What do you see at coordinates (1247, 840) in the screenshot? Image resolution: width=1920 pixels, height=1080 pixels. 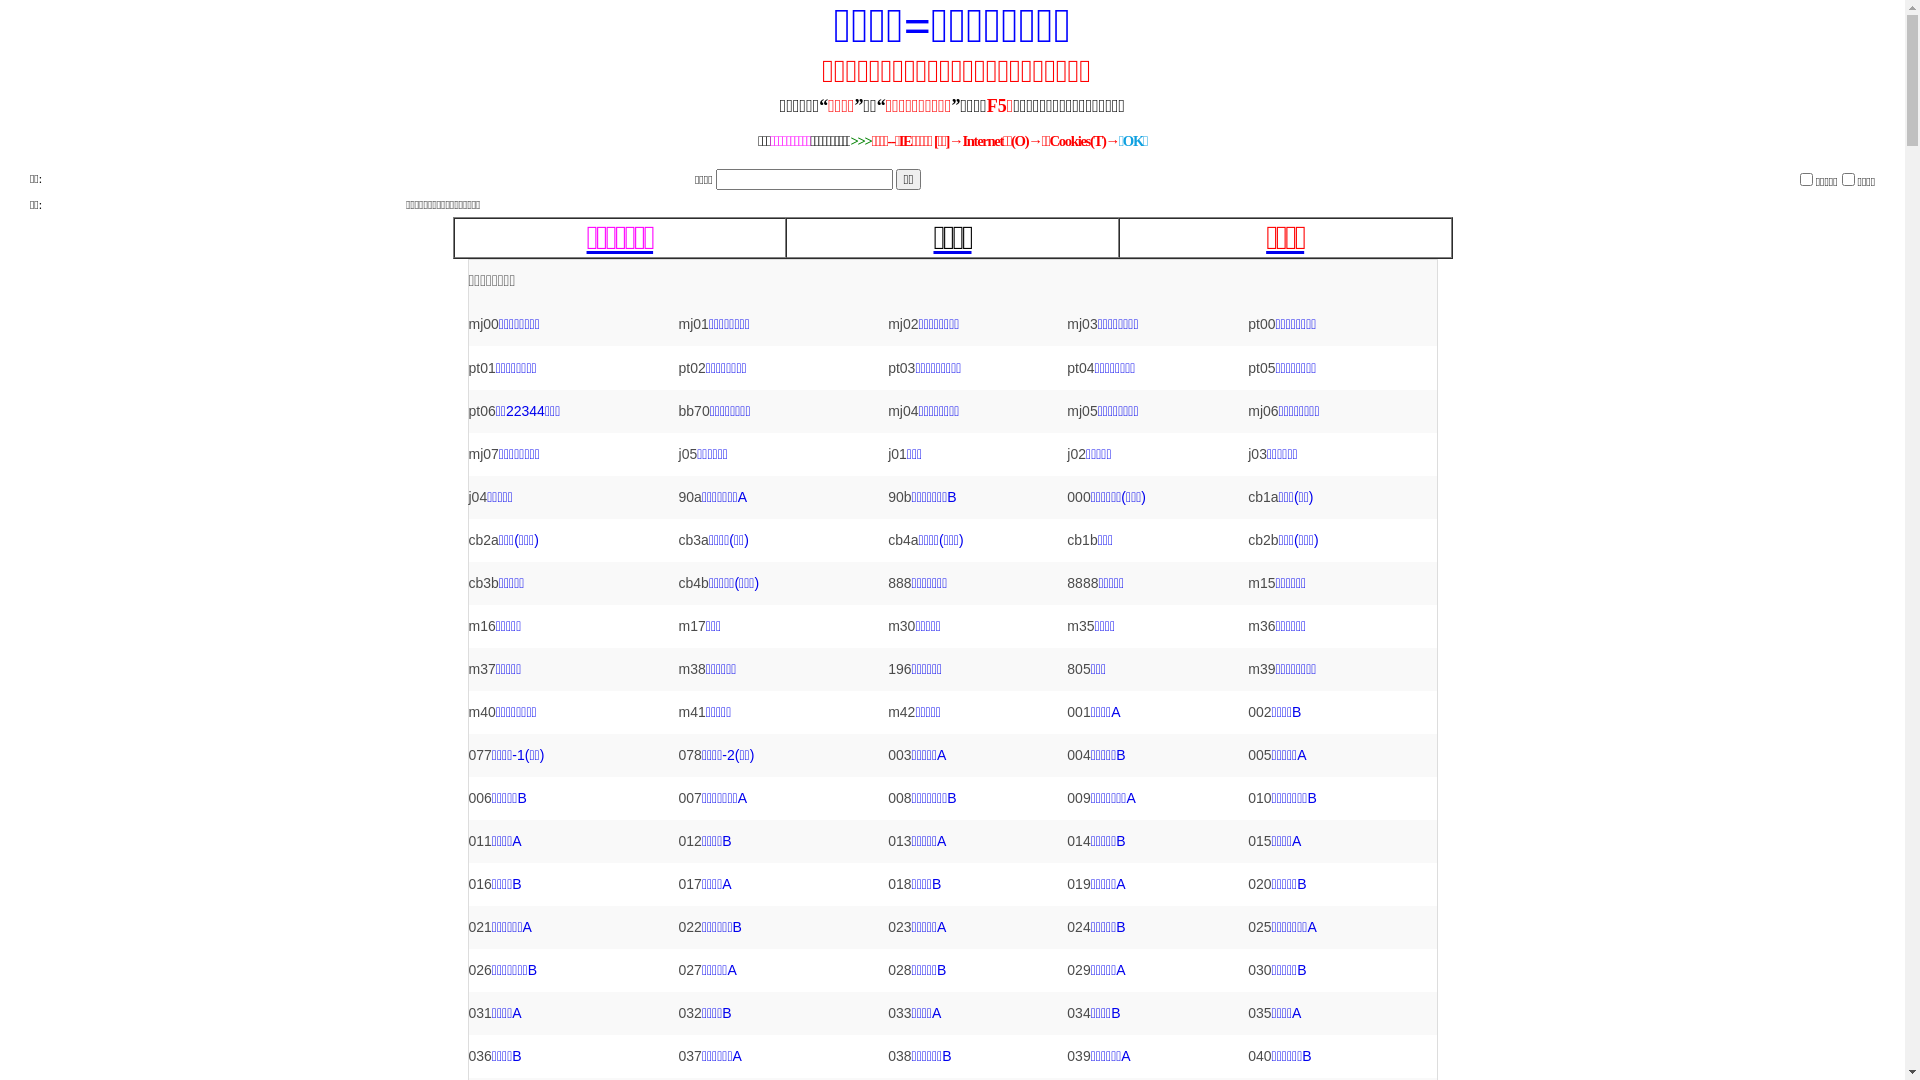 I see `'015'` at bounding box center [1247, 840].